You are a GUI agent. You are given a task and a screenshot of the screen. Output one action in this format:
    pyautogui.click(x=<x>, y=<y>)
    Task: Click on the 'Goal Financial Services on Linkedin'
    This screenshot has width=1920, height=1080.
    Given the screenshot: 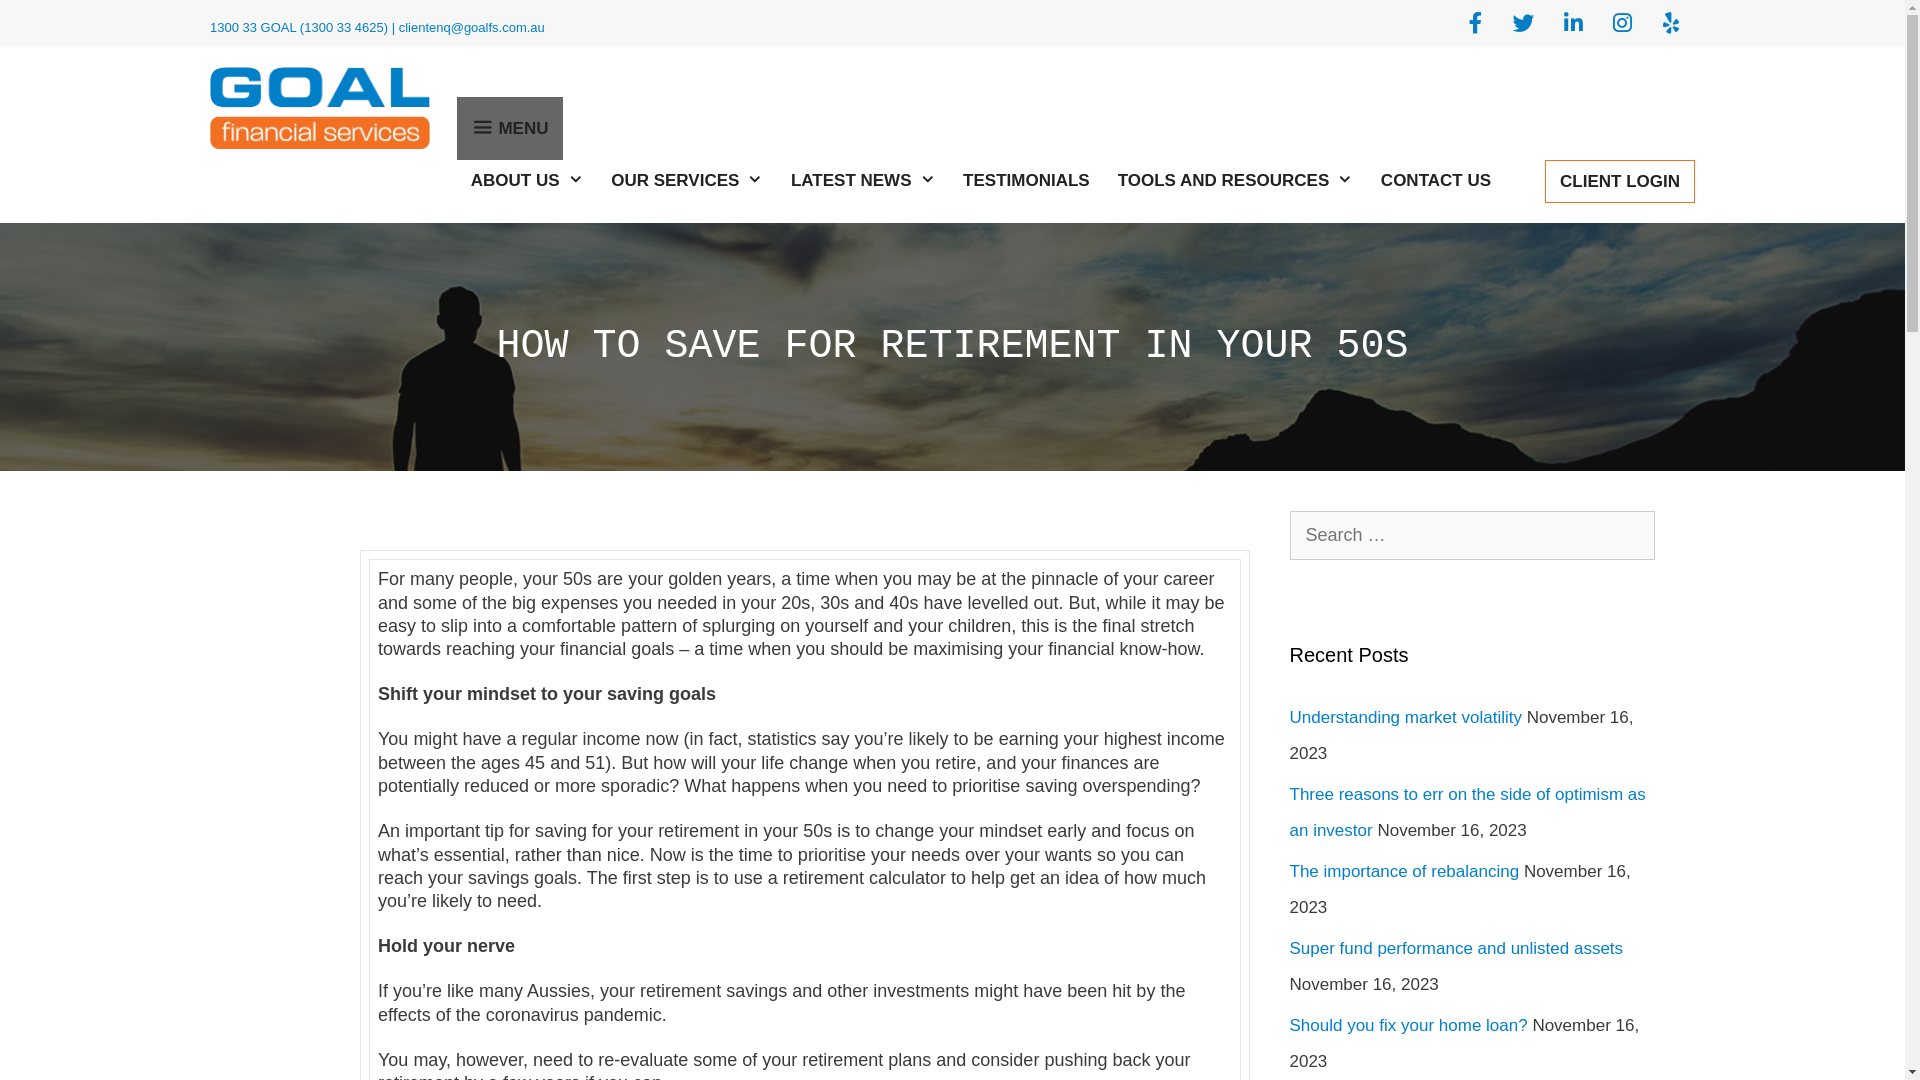 What is the action you would take?
    pyautogui.click(x=1550, y=23)
    